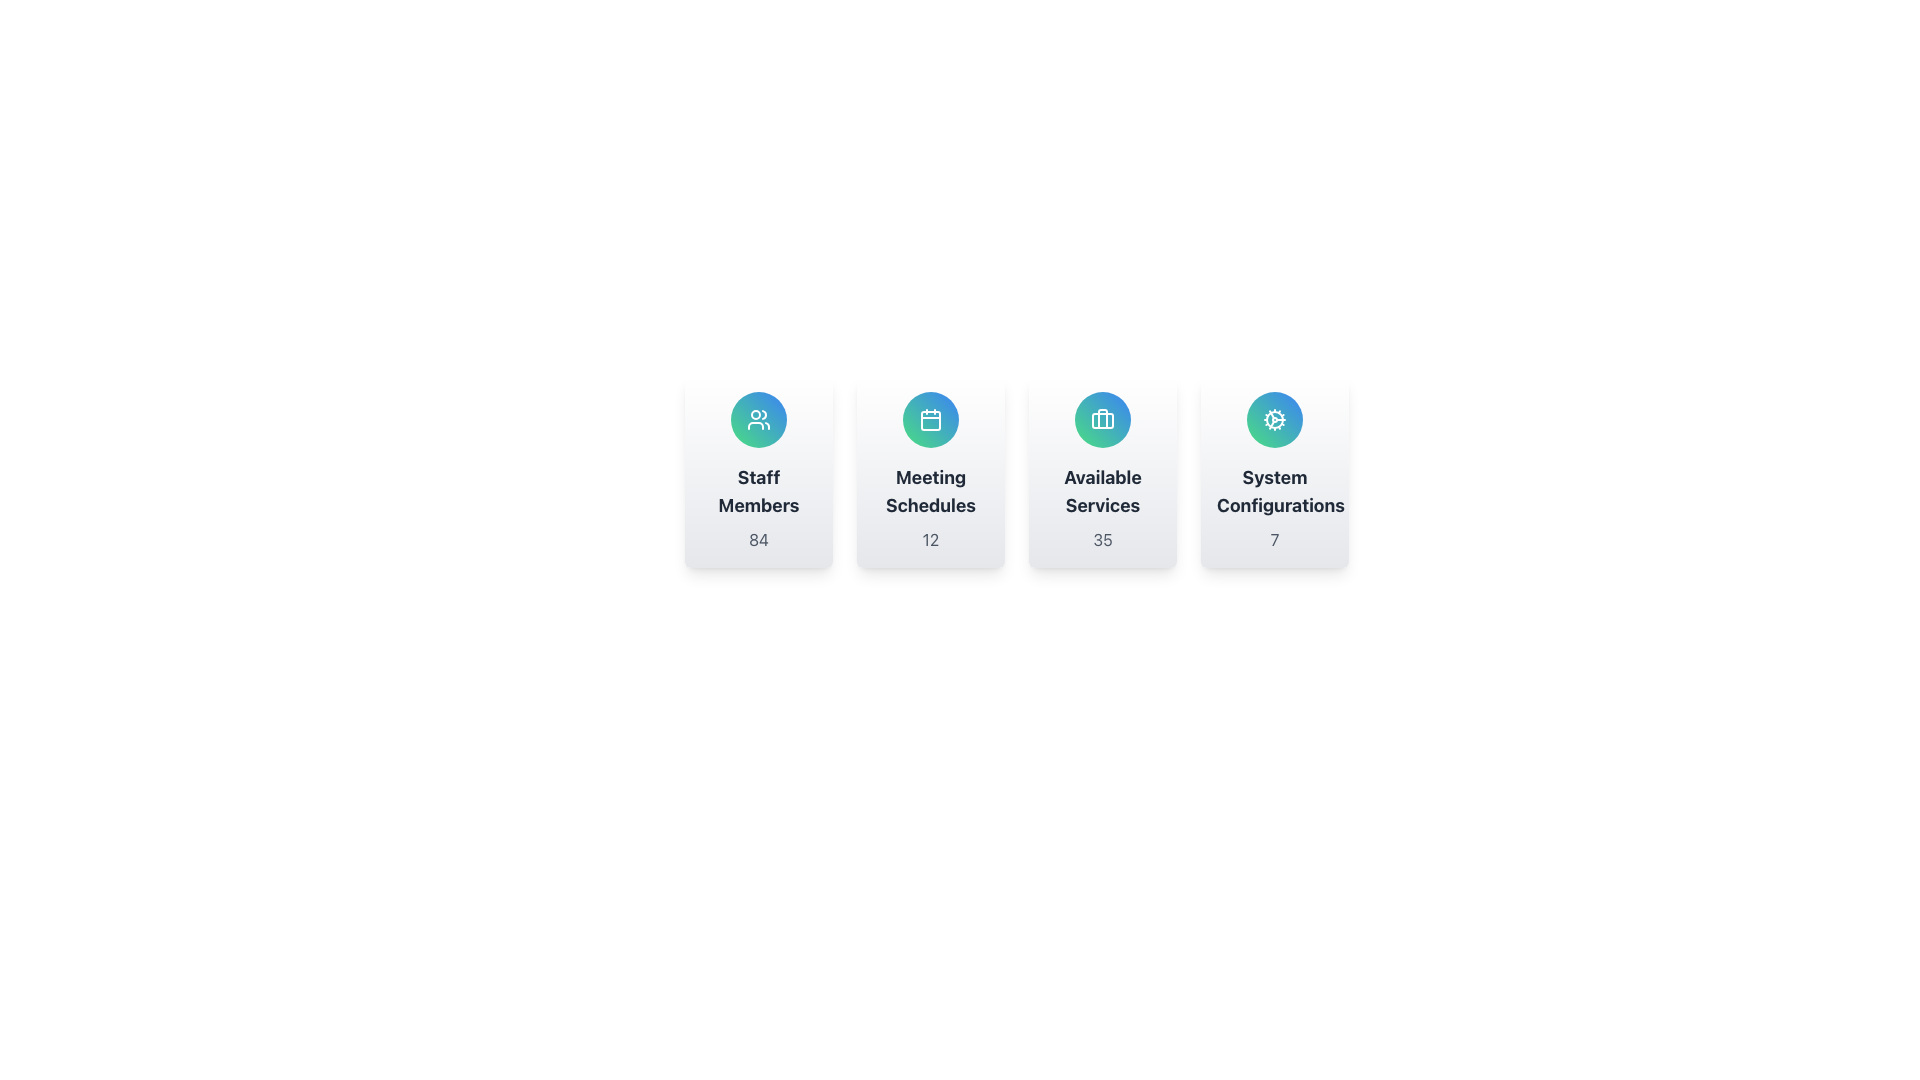 This screenshot has width=1920, height=1080. What do you see at coordinates (1274, 419) in the screenshot?
I see `the cogwheel icon located at the center of the circular background in the 'System Configurations' card` at bounding box center [1274, 419].